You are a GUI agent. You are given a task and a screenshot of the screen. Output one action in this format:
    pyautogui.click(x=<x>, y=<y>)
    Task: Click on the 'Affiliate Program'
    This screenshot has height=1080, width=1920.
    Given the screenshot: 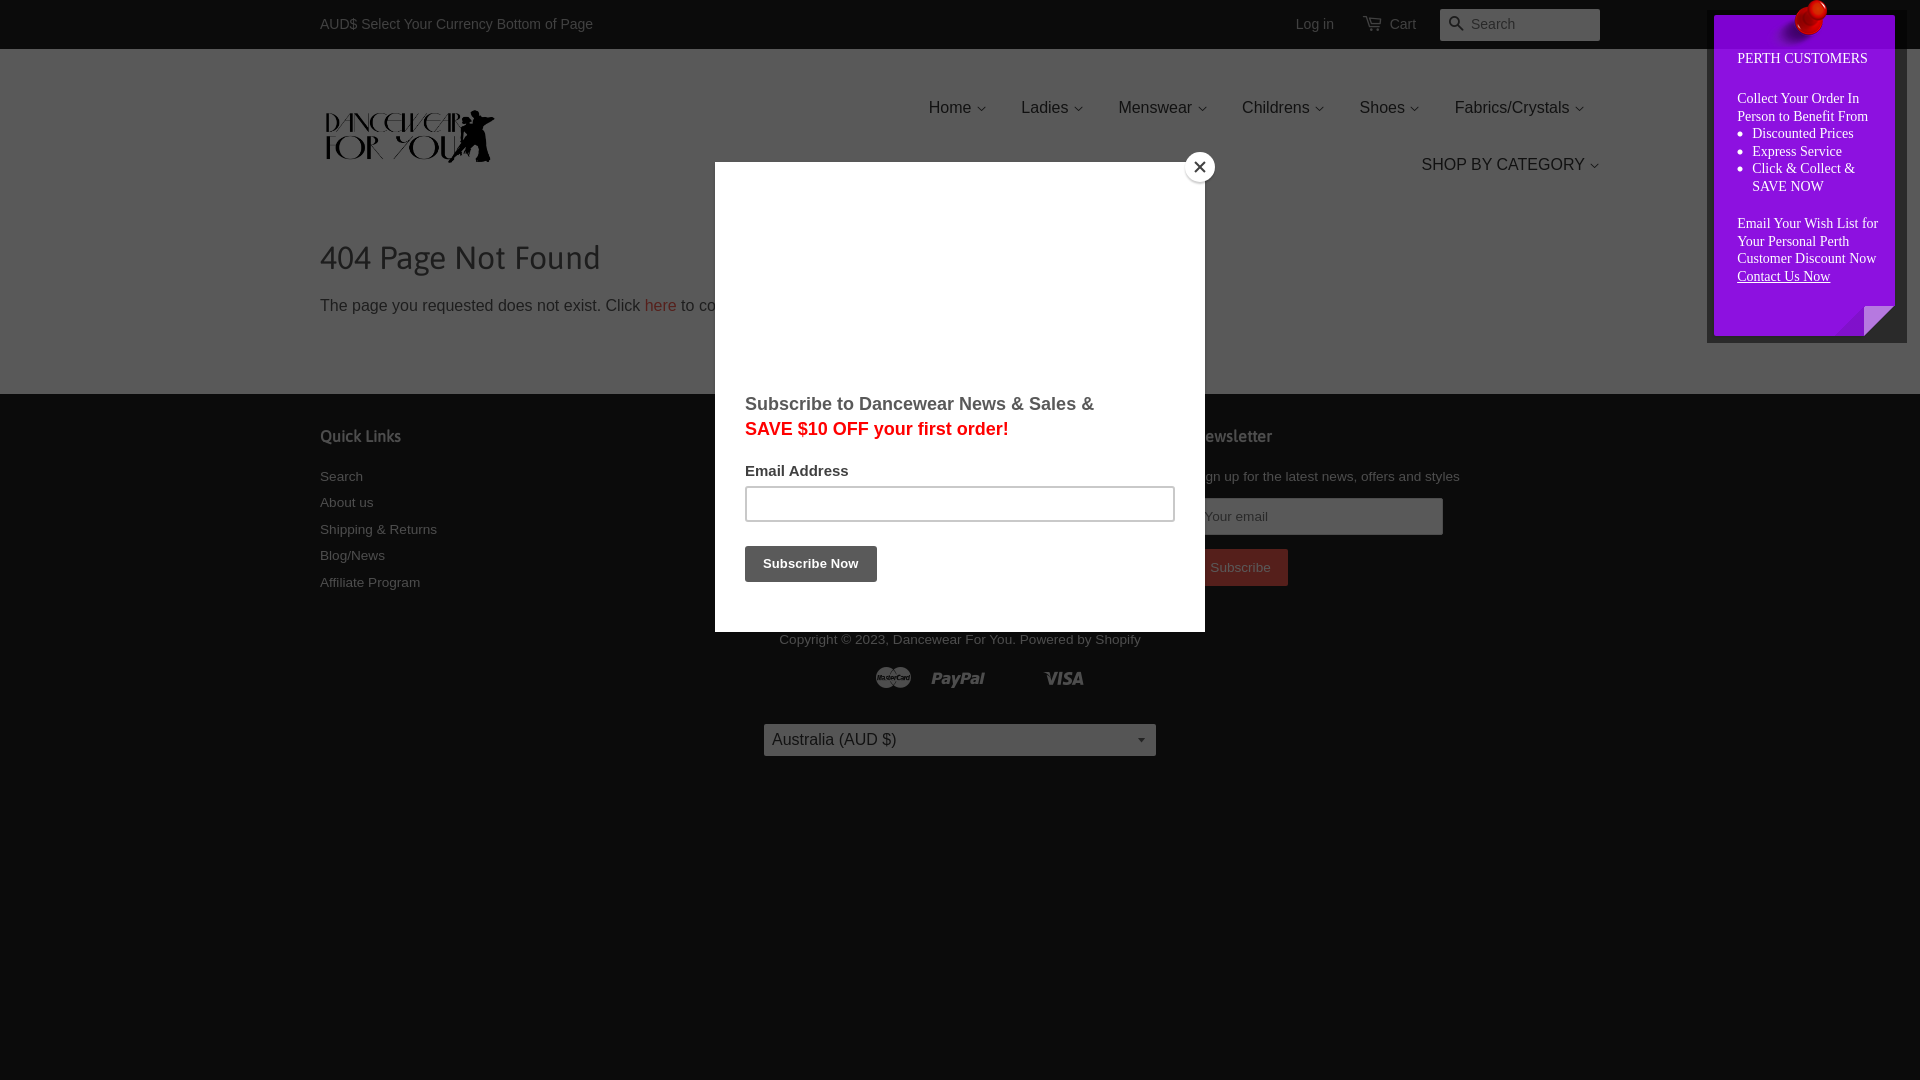 What is the action you would take?
    pyautogui.click(x=369, y=582)
    